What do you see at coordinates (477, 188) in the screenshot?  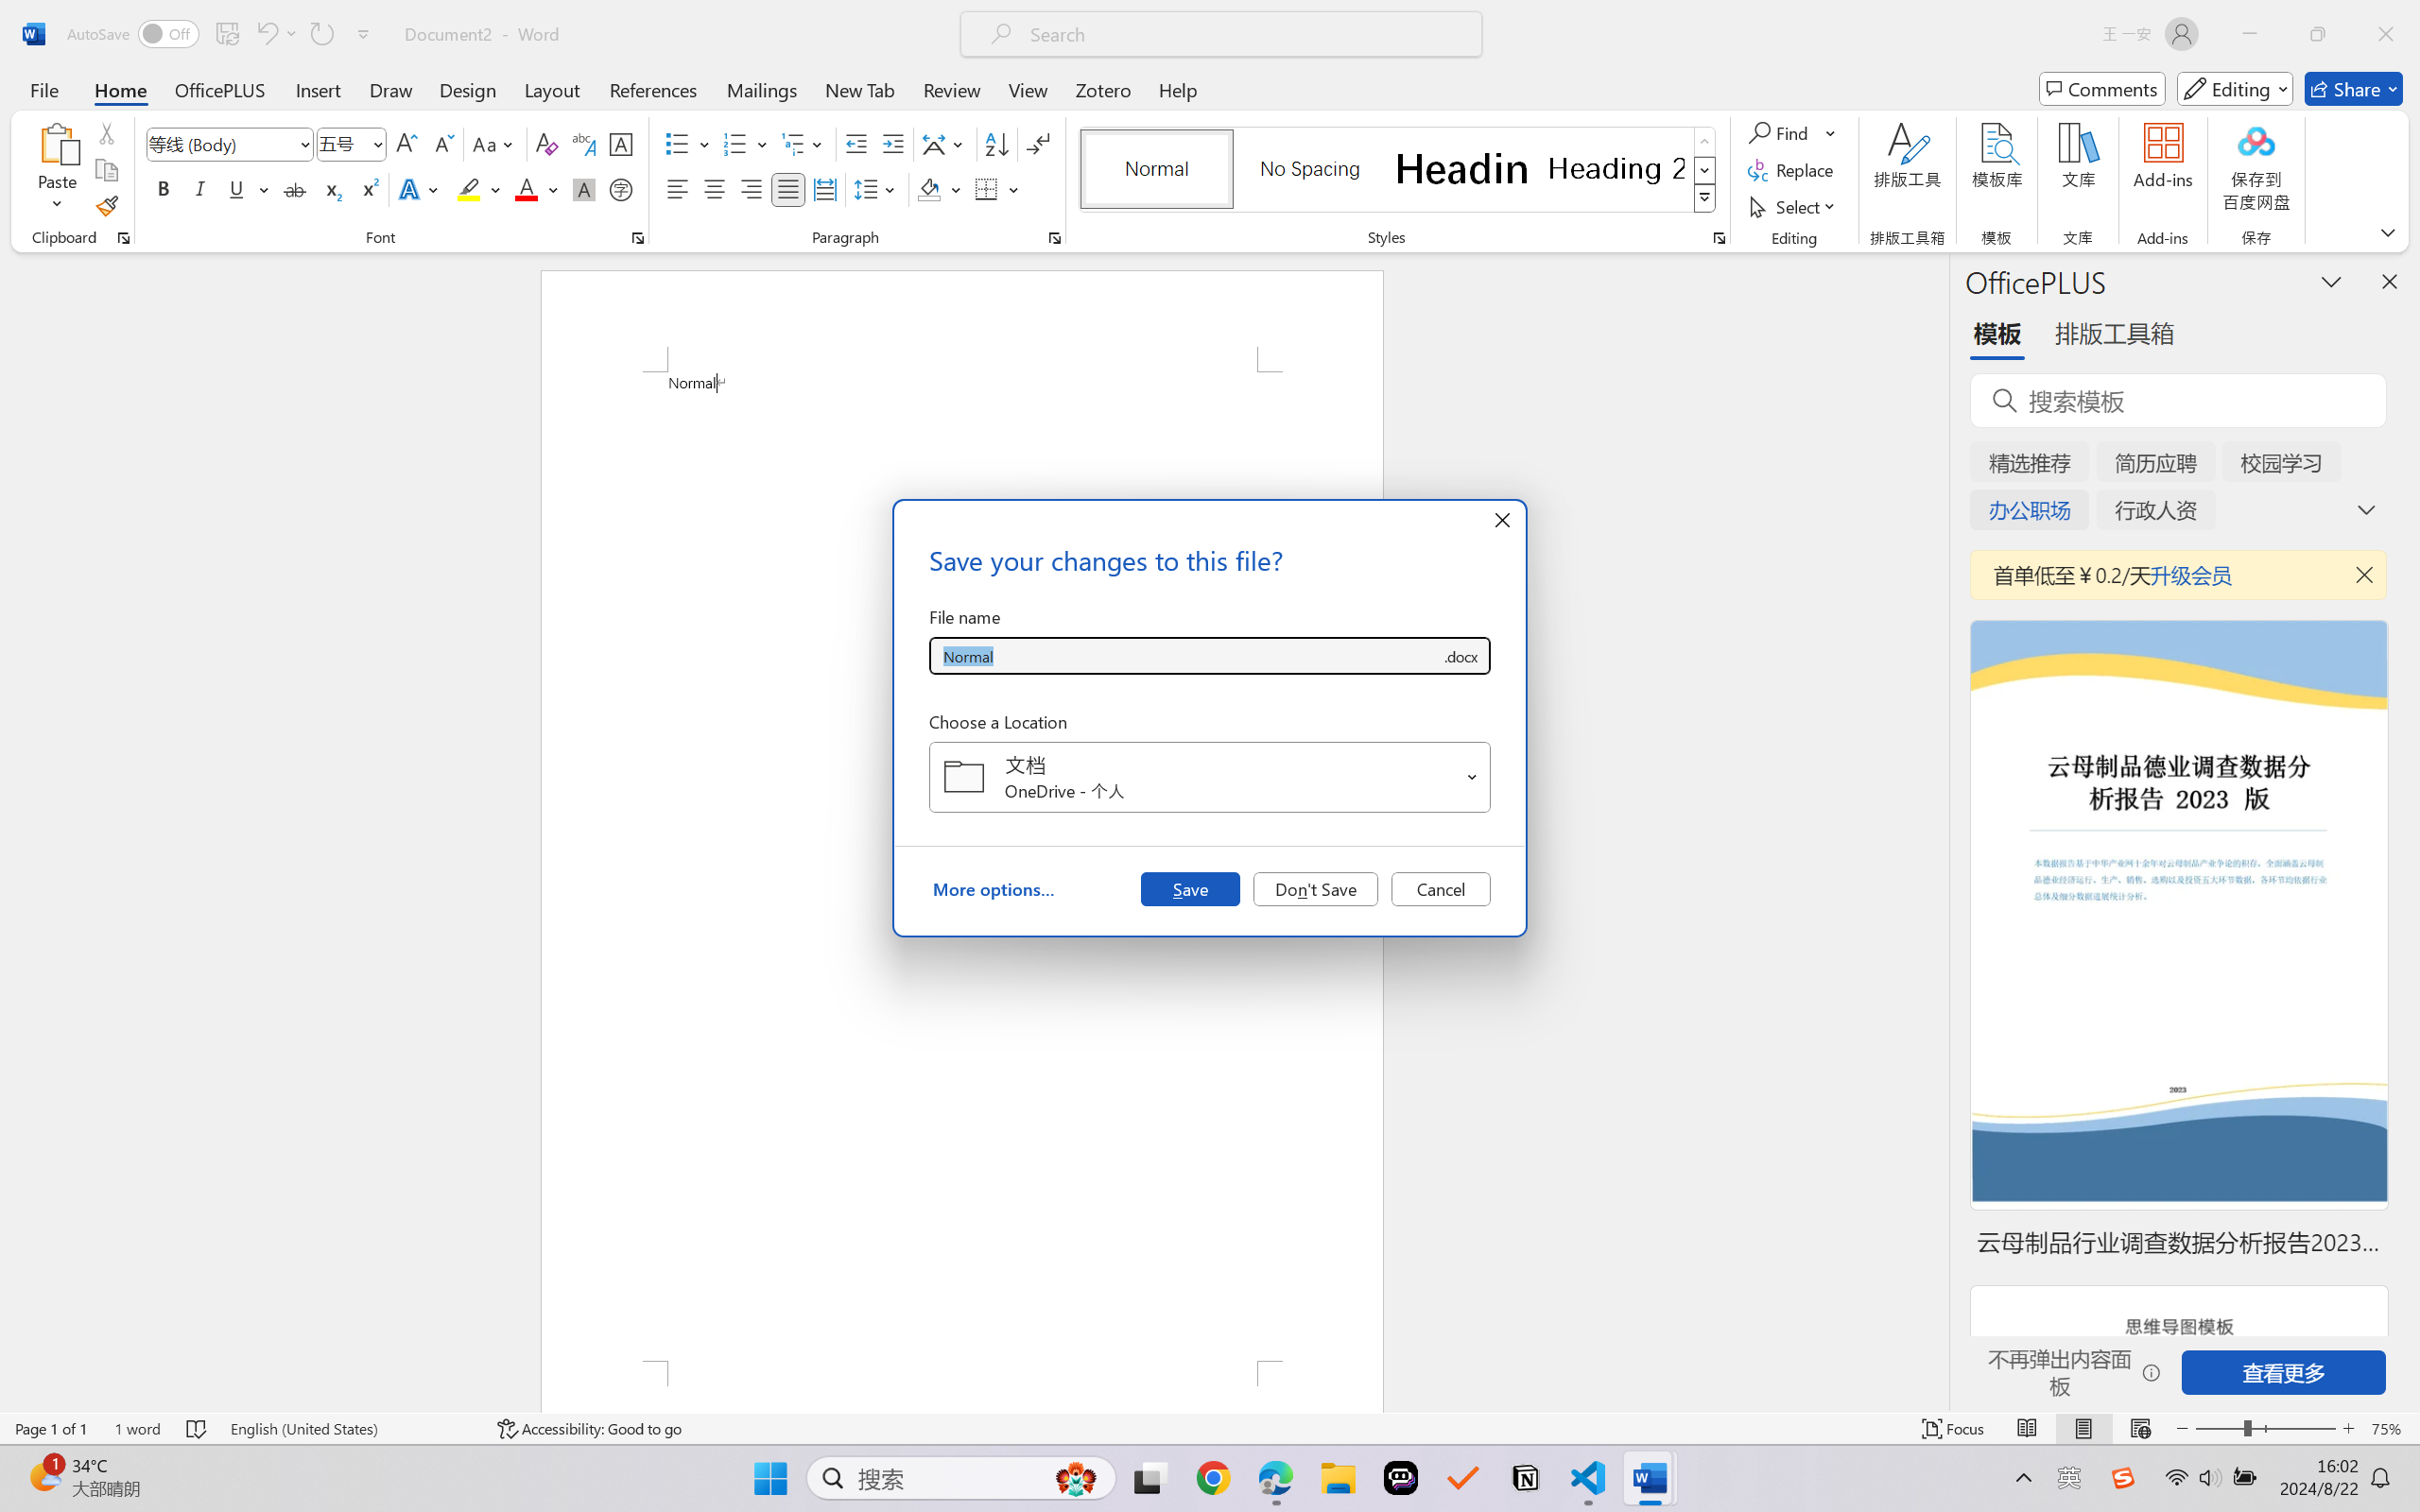 I see `'Text Highlight Color'` at bounding box center [477, 188].